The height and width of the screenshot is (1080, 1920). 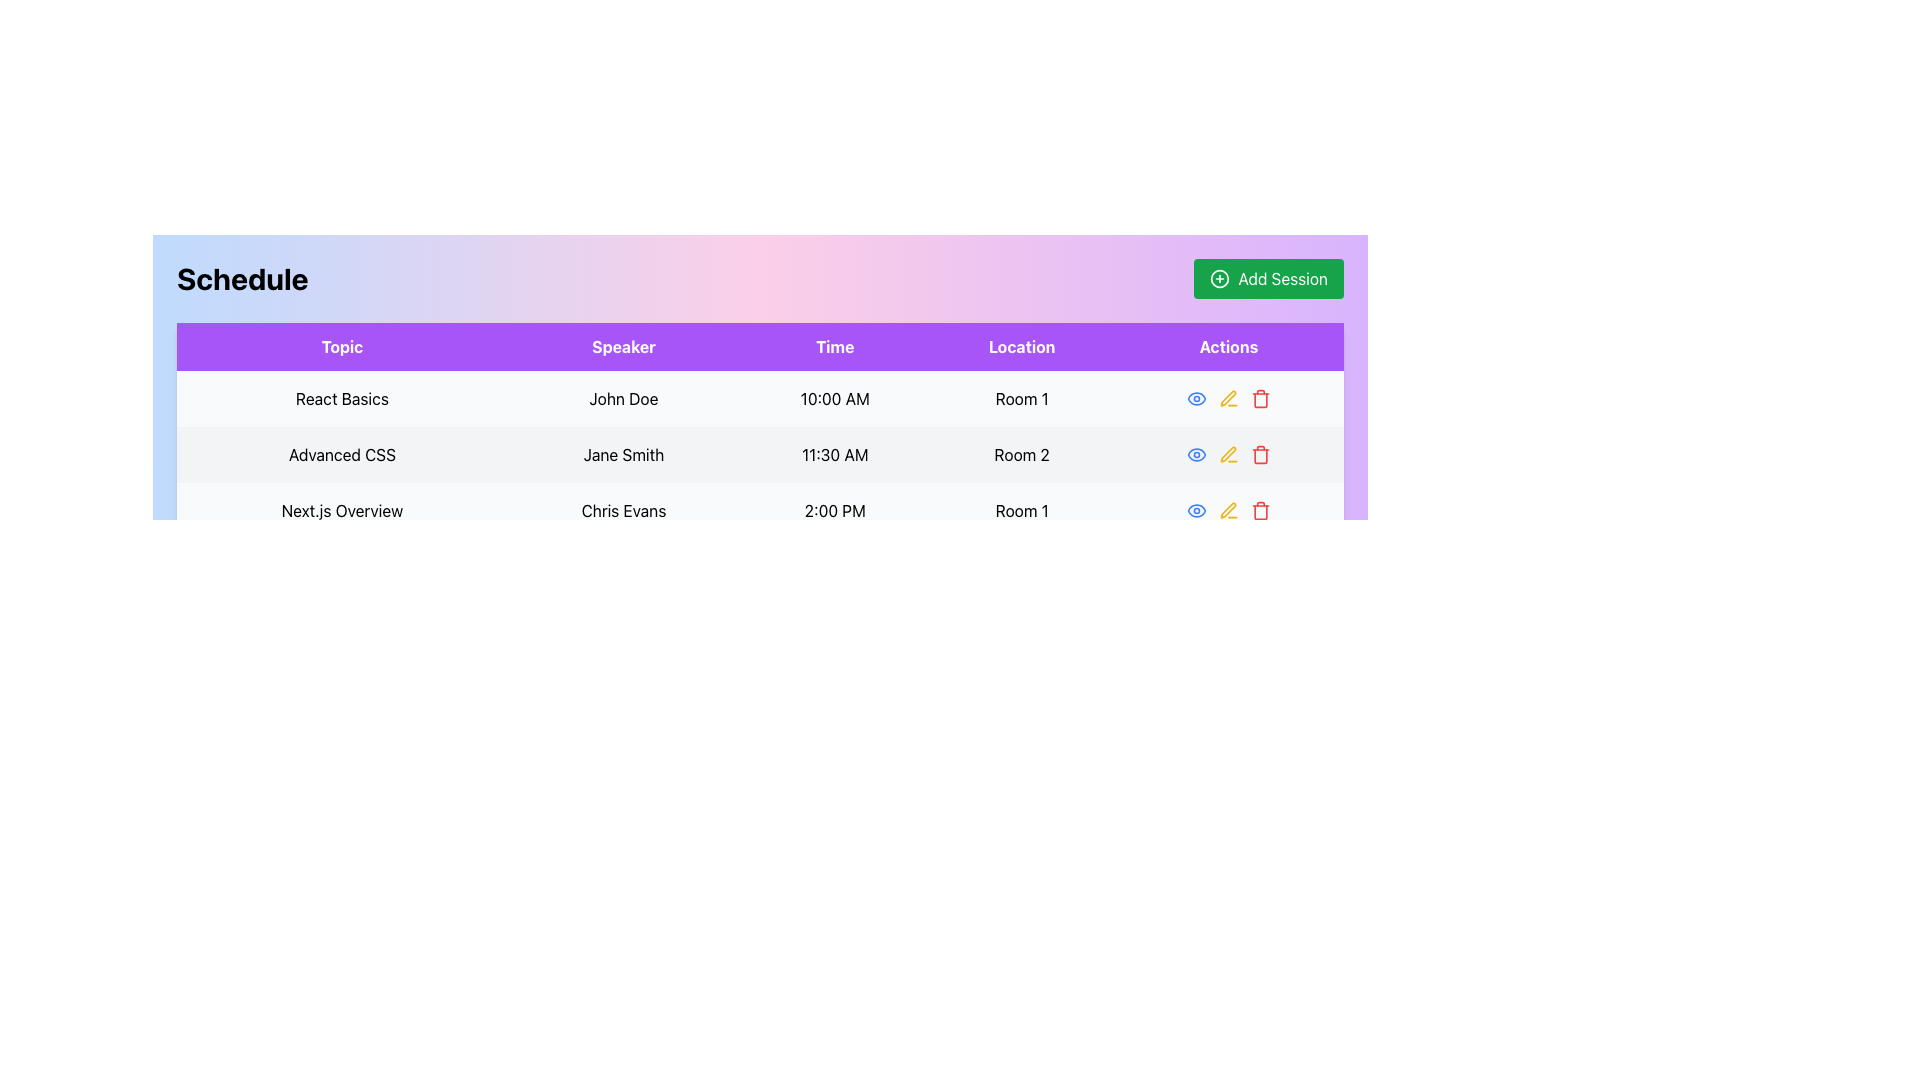 What do you see at coordinates (1196, 455) in the screenshot?
I see `the 'View' action button in the 'Actions' column of the table to change its color and potentially reveal a tooltip` at bounding box center [1196, 455].